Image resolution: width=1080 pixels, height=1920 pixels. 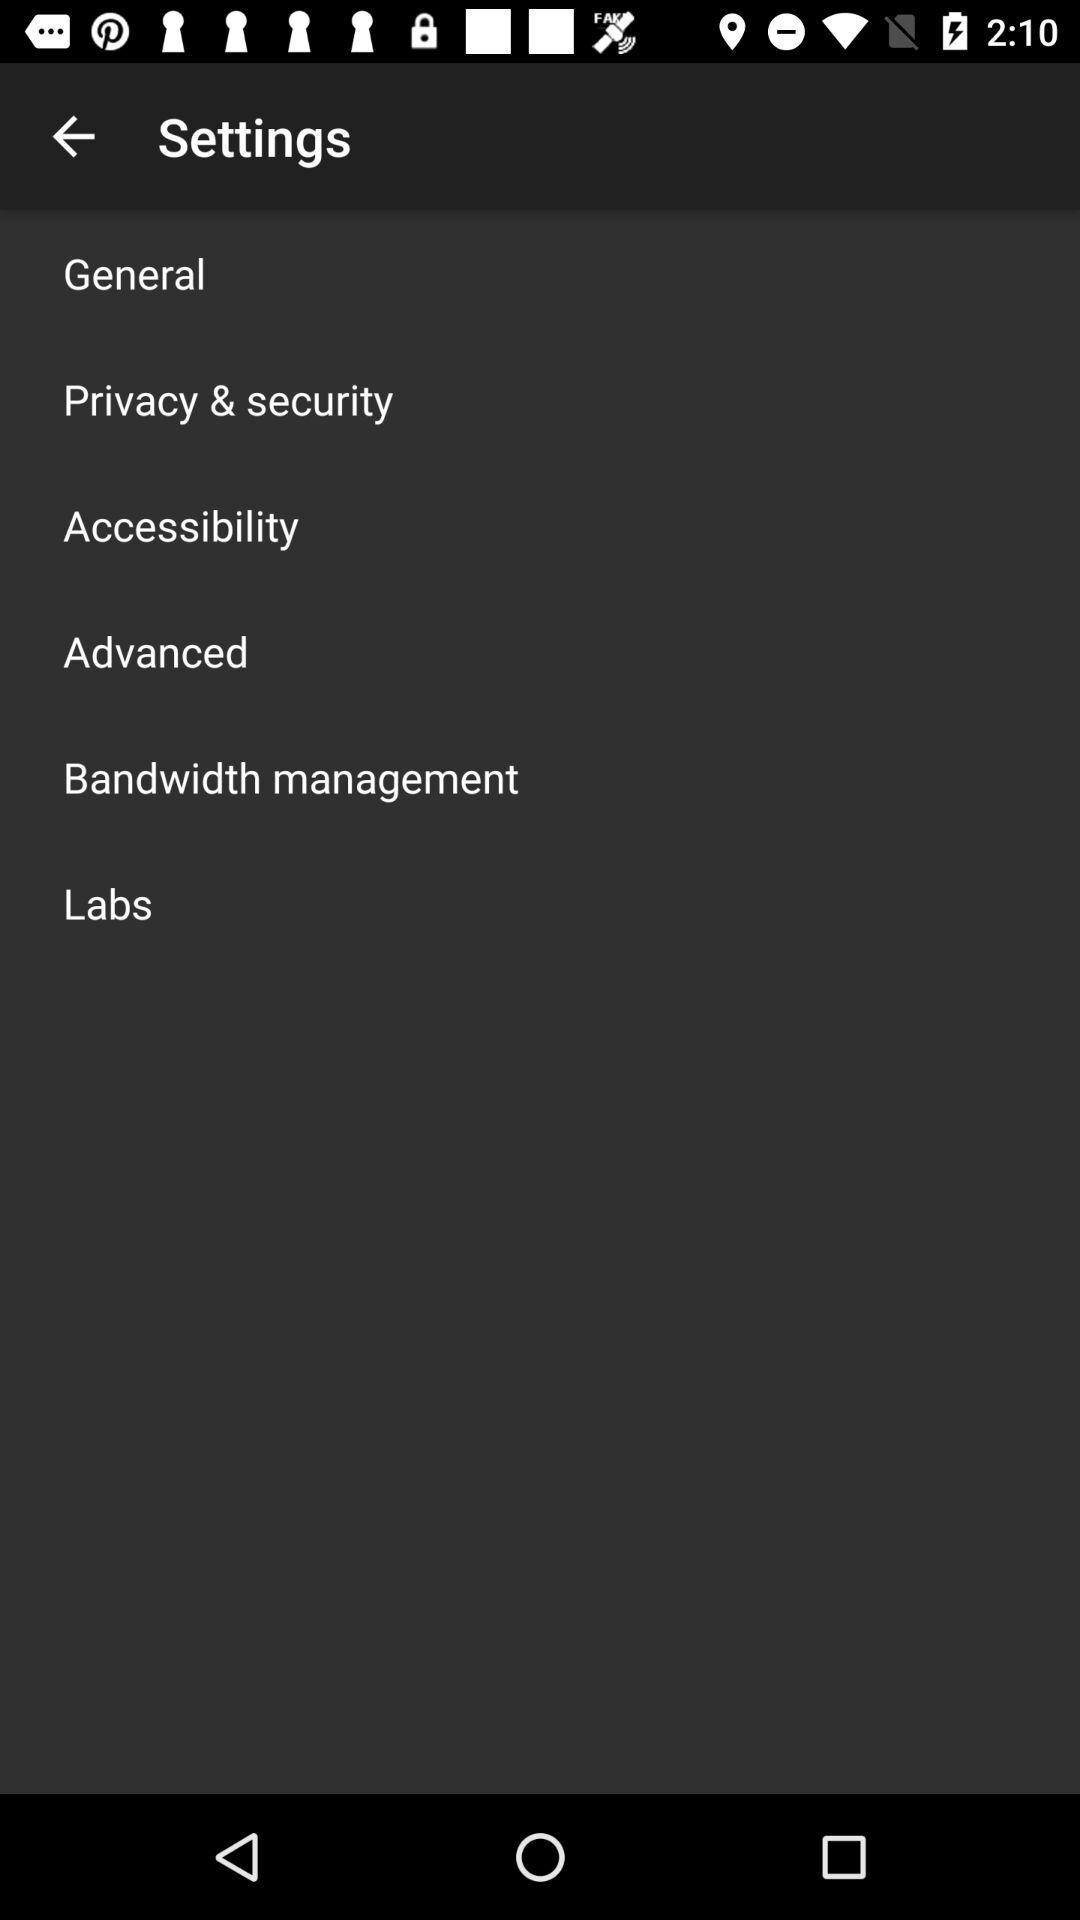 I want to click on the accessibility, so click(x=181, y=524).